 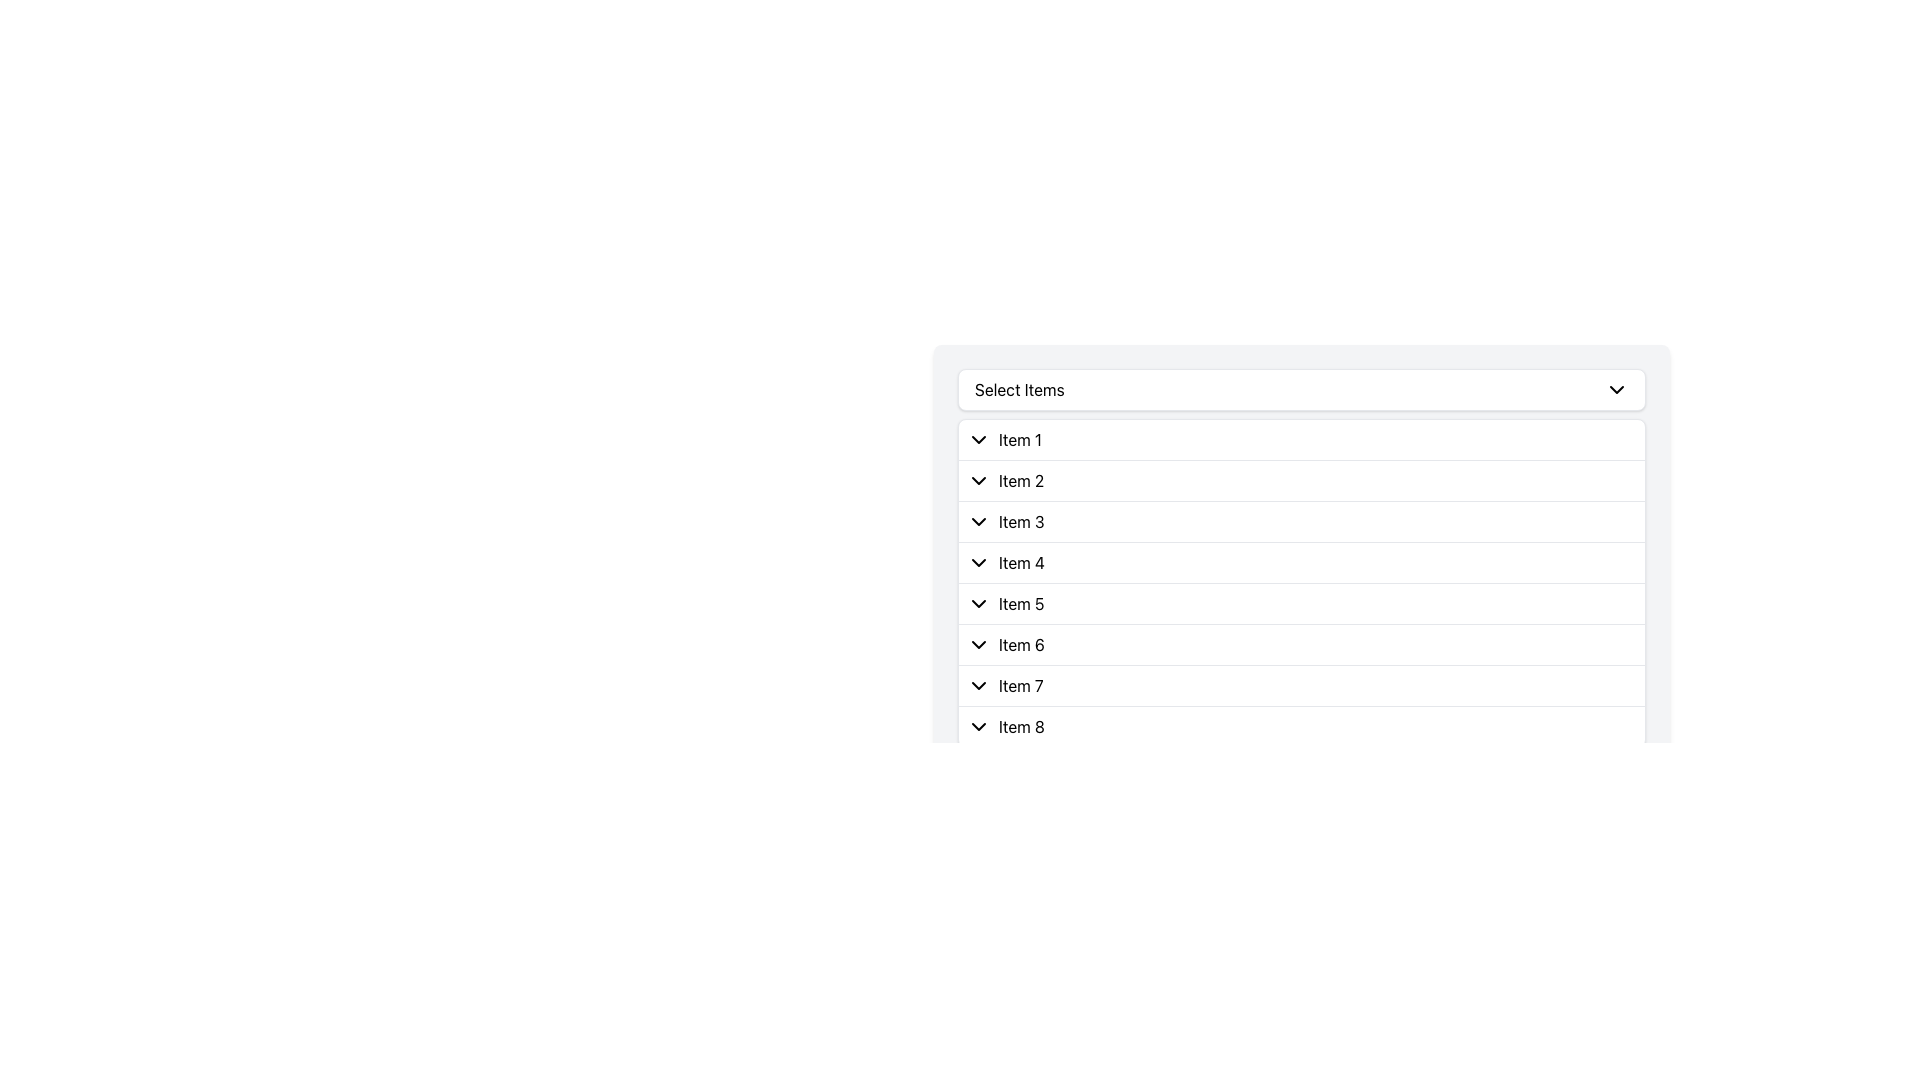 What do you see at coordinates (979, 520) in the screenshot?
I see `the toggle icon located to the left of 'Item 3' in the third row of the list` at bounding box center [979, 520].